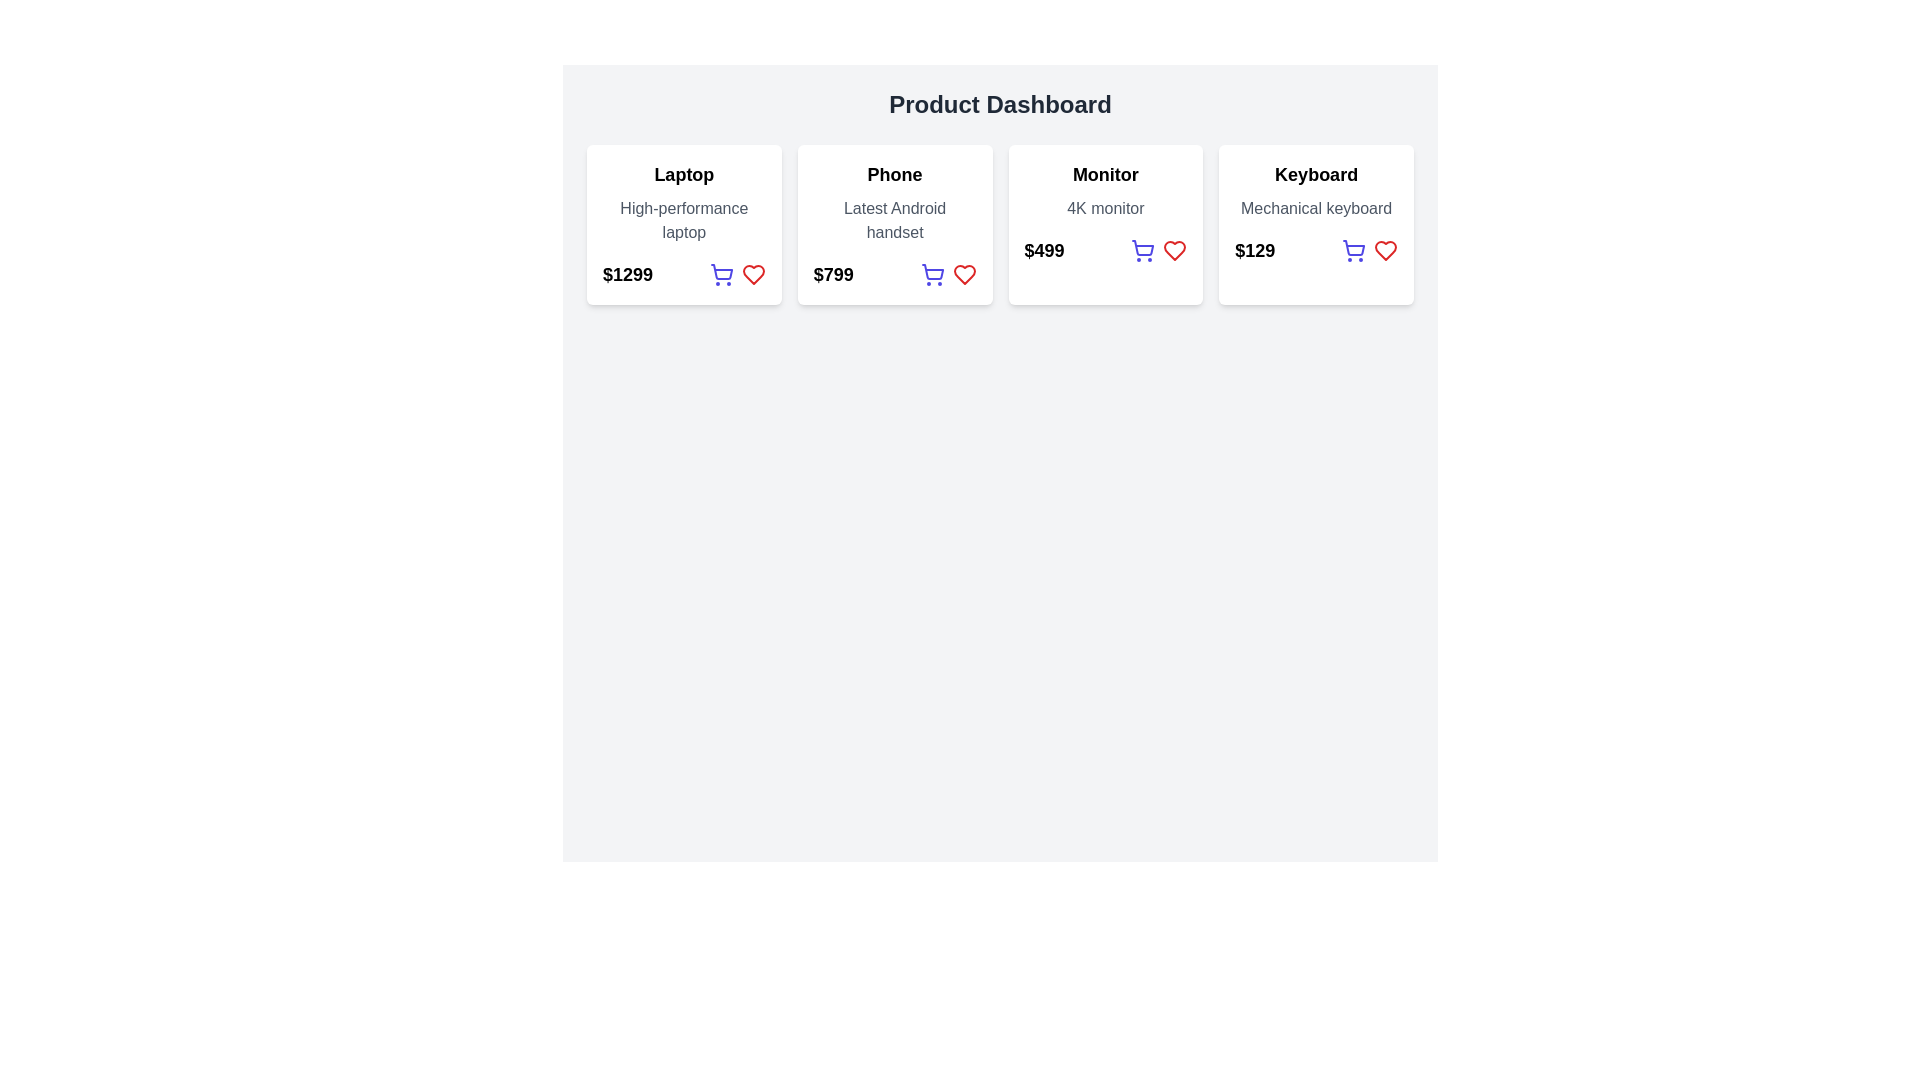 The height and width of the screenshot is (1080, 1920). What do you see at coordinates (1043, 249) in the screenshot?
I see `displayed price '$499' from the bold text label centrally located within the 'Monitor' card in the product dashboard interface` at bounding box center [1043, 249].